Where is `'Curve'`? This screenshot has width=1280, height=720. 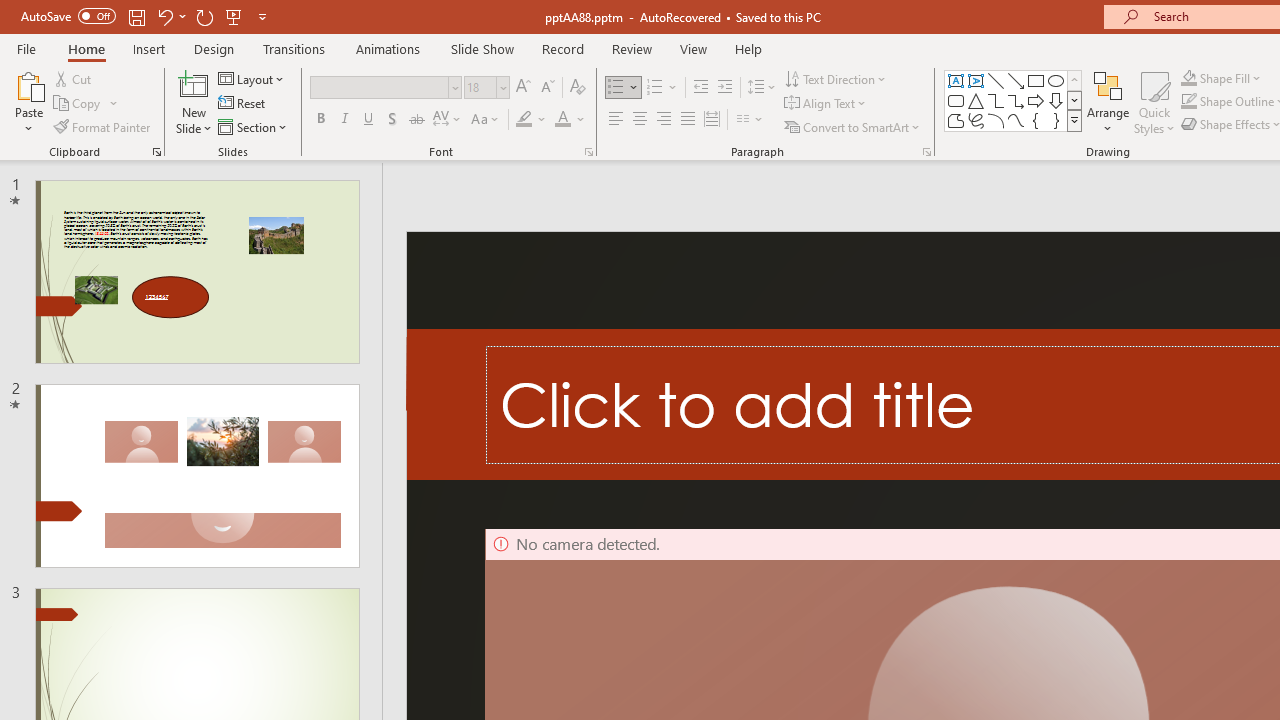 'Curve' is located at coordinates (1016, 120).